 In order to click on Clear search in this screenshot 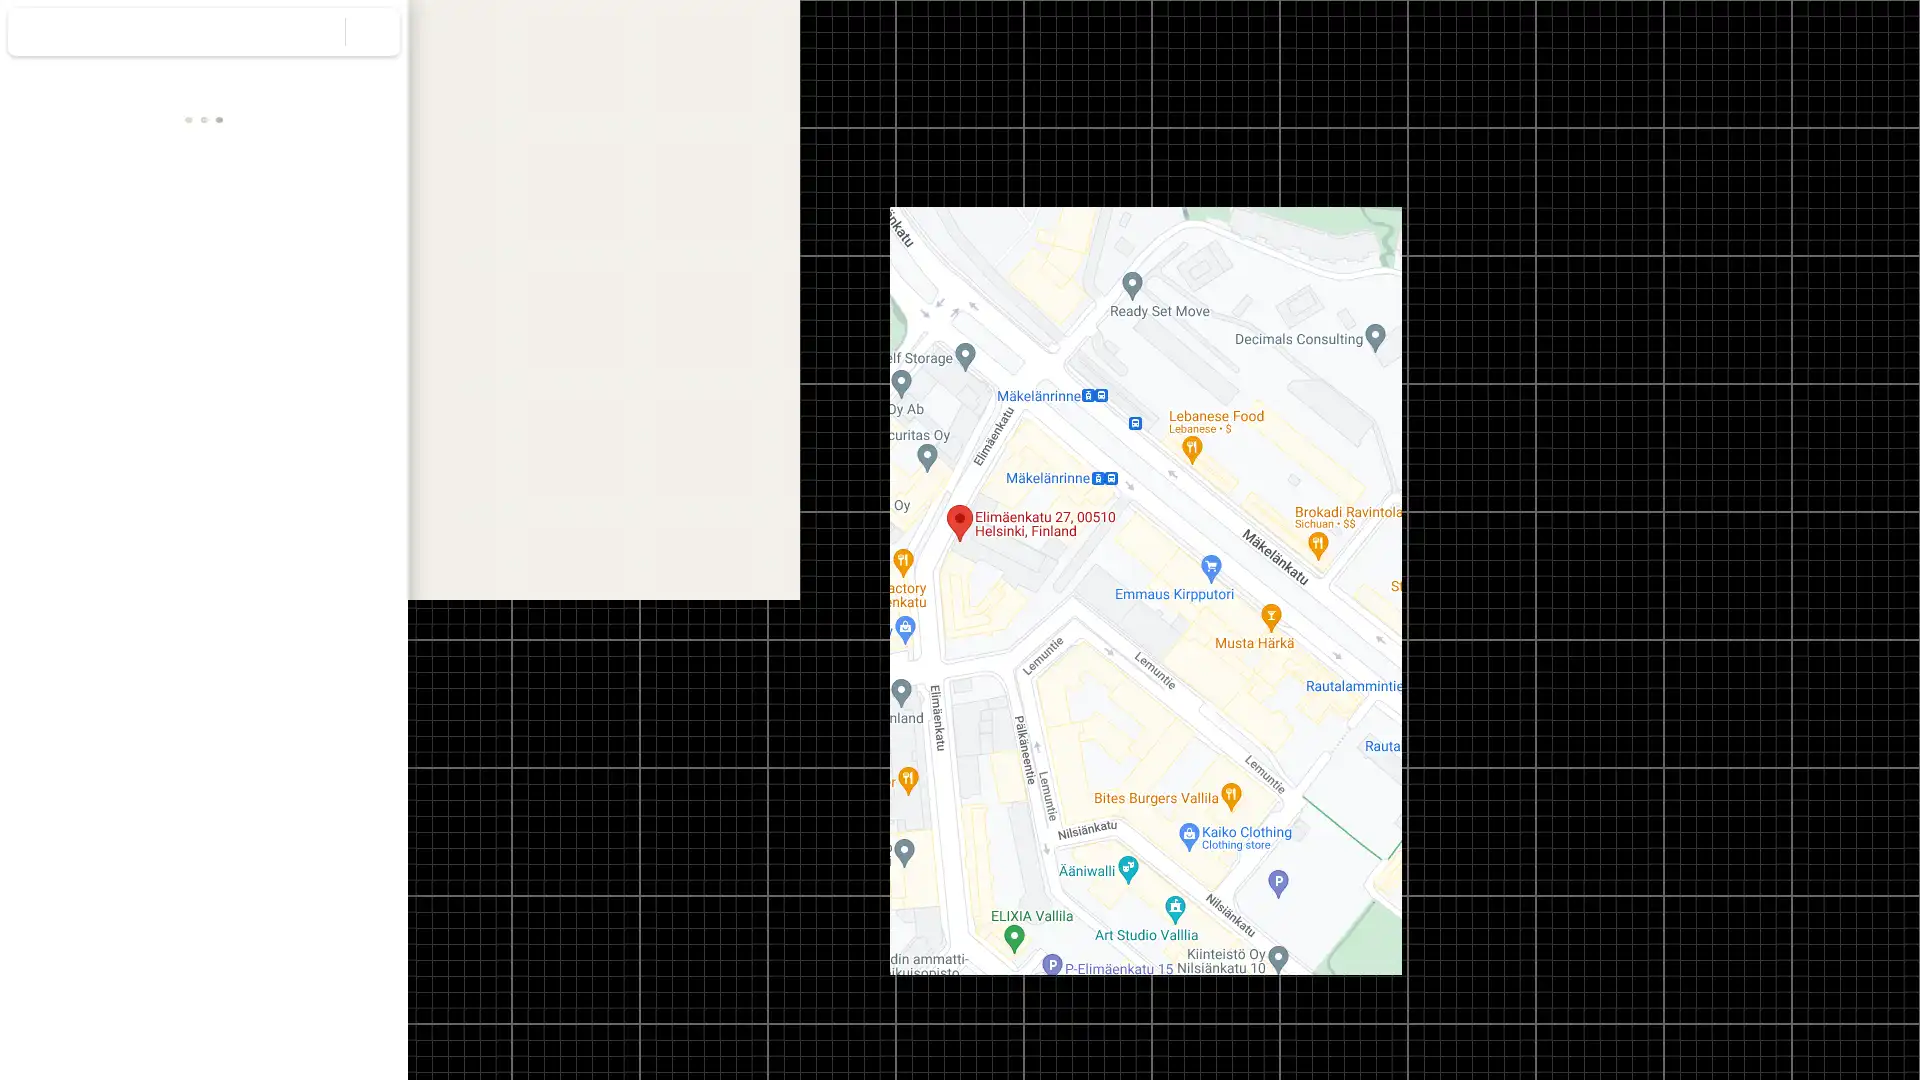, I will do `click(373, 31)`.